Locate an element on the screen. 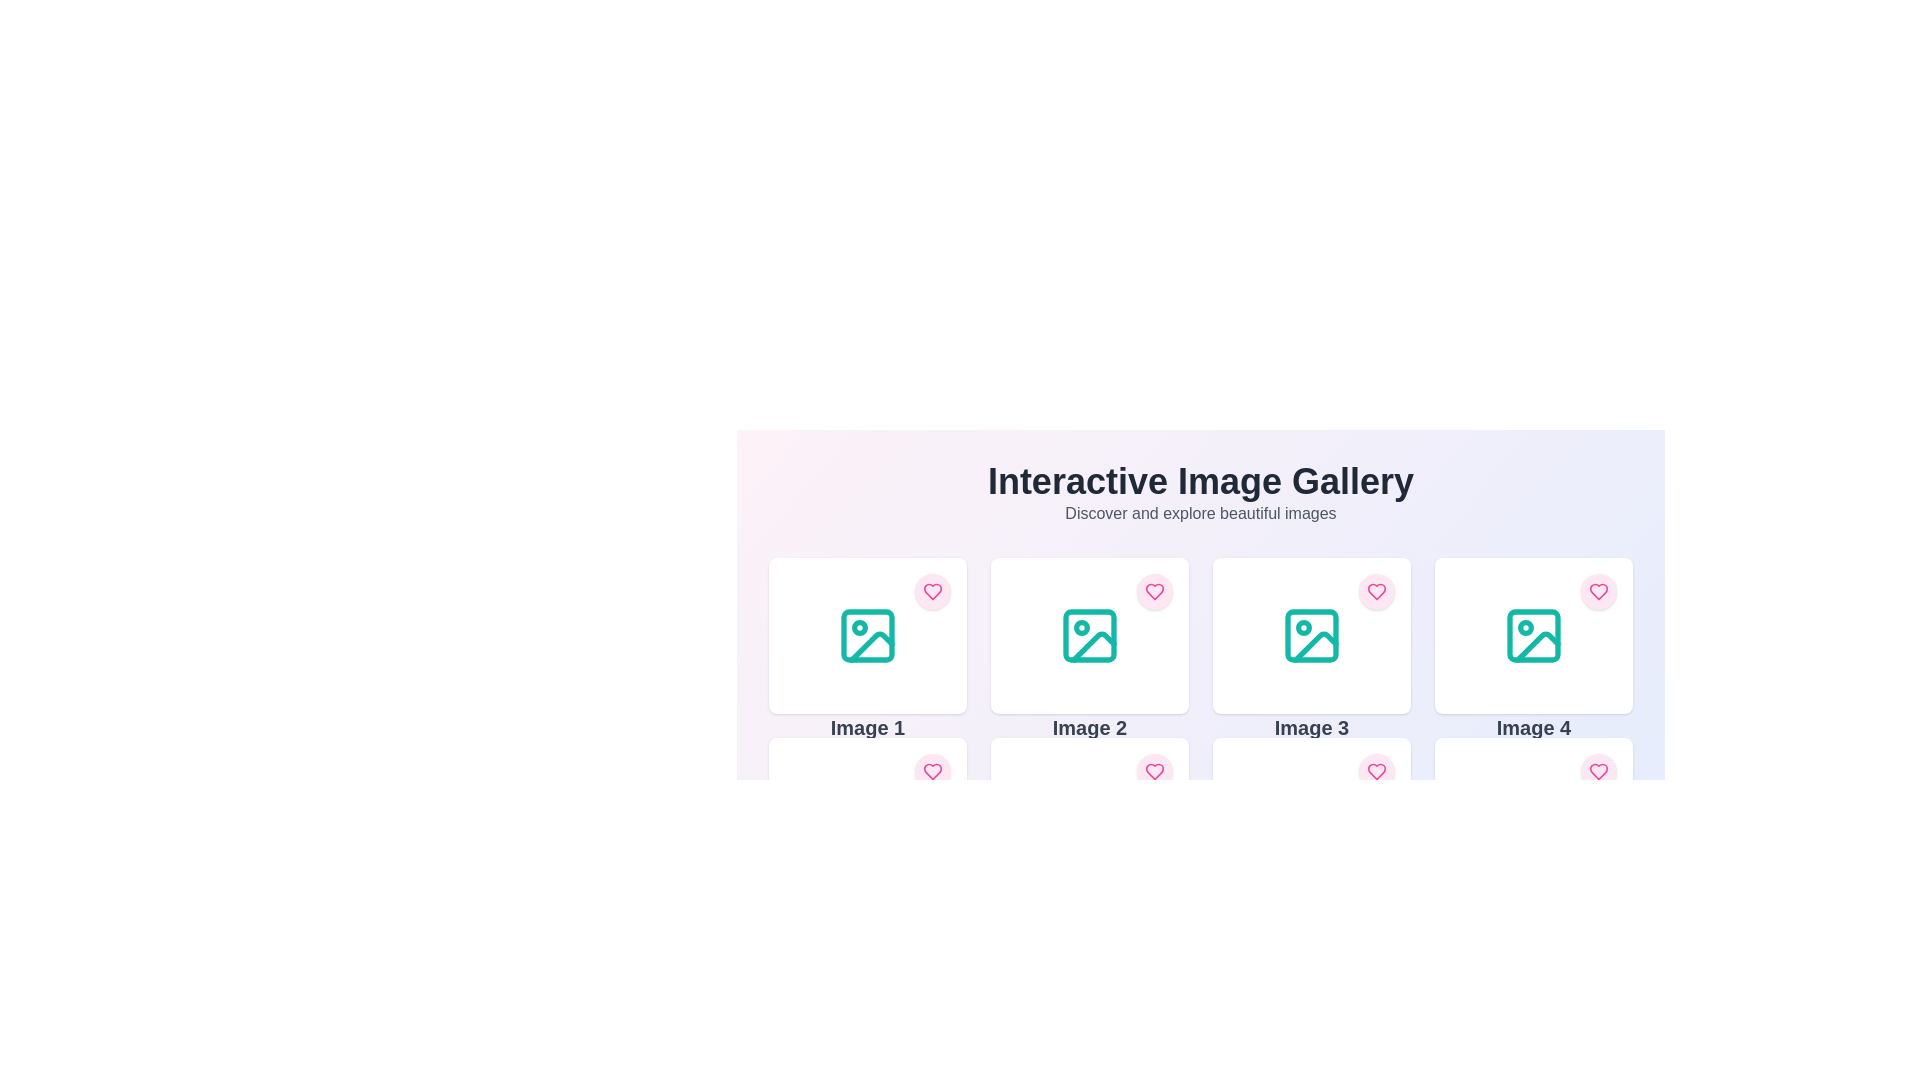  the circular pink button with a heart icon located in the top-right corner of the card labeled 'Image 1' in the gallery grid is located at coordinates (931, 590).